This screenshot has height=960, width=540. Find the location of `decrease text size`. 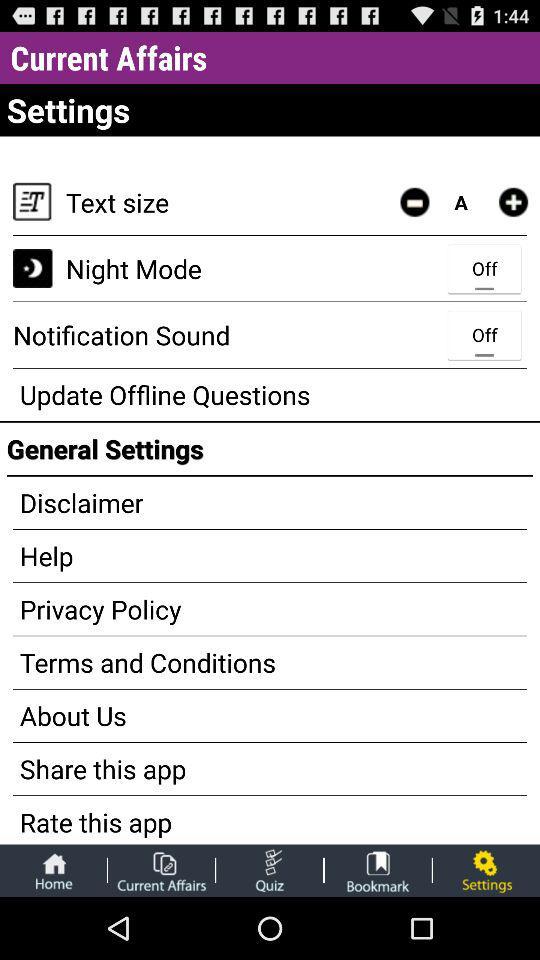

decrease text size is located at coordinates (413, 202).